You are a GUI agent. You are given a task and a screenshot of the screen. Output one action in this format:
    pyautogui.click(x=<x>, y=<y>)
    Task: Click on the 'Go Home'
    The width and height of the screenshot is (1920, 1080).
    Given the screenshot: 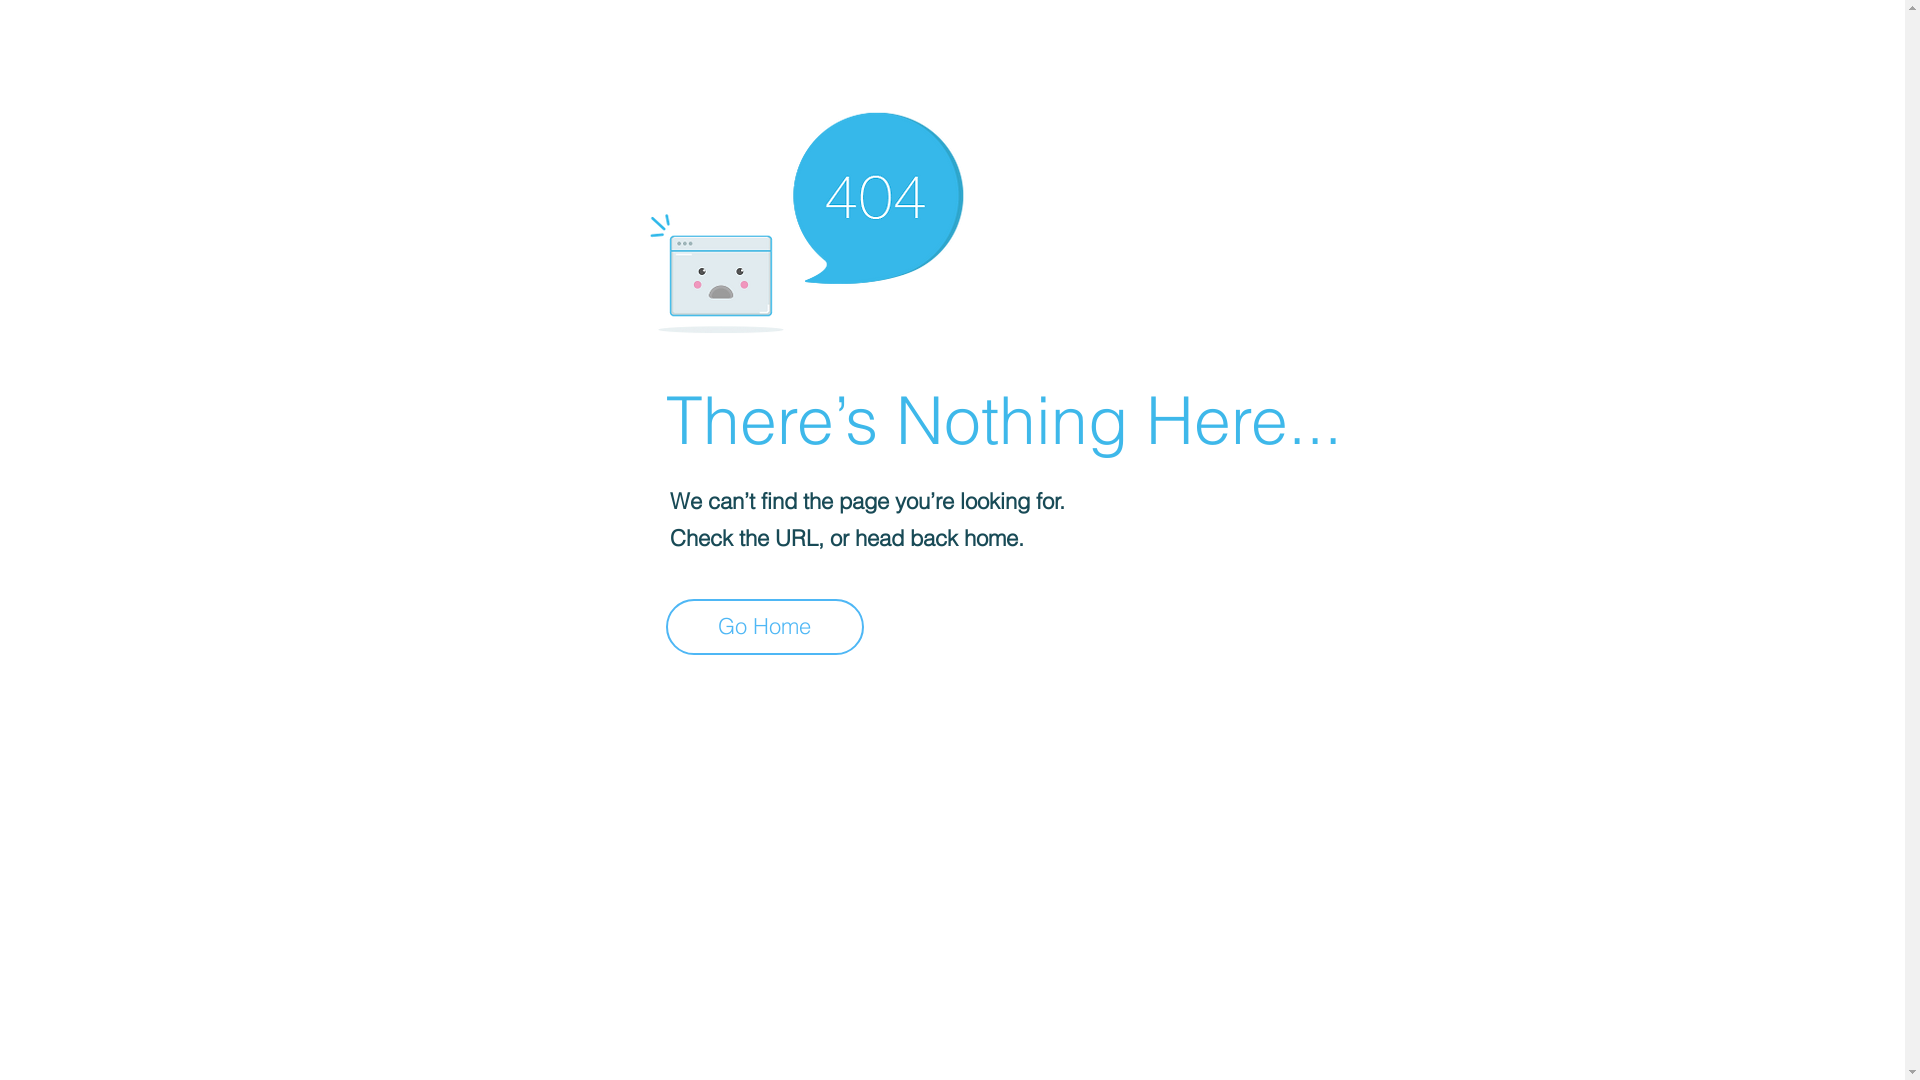 What is the action you would take?
    pyautogui.click(x=763, y=626)
    